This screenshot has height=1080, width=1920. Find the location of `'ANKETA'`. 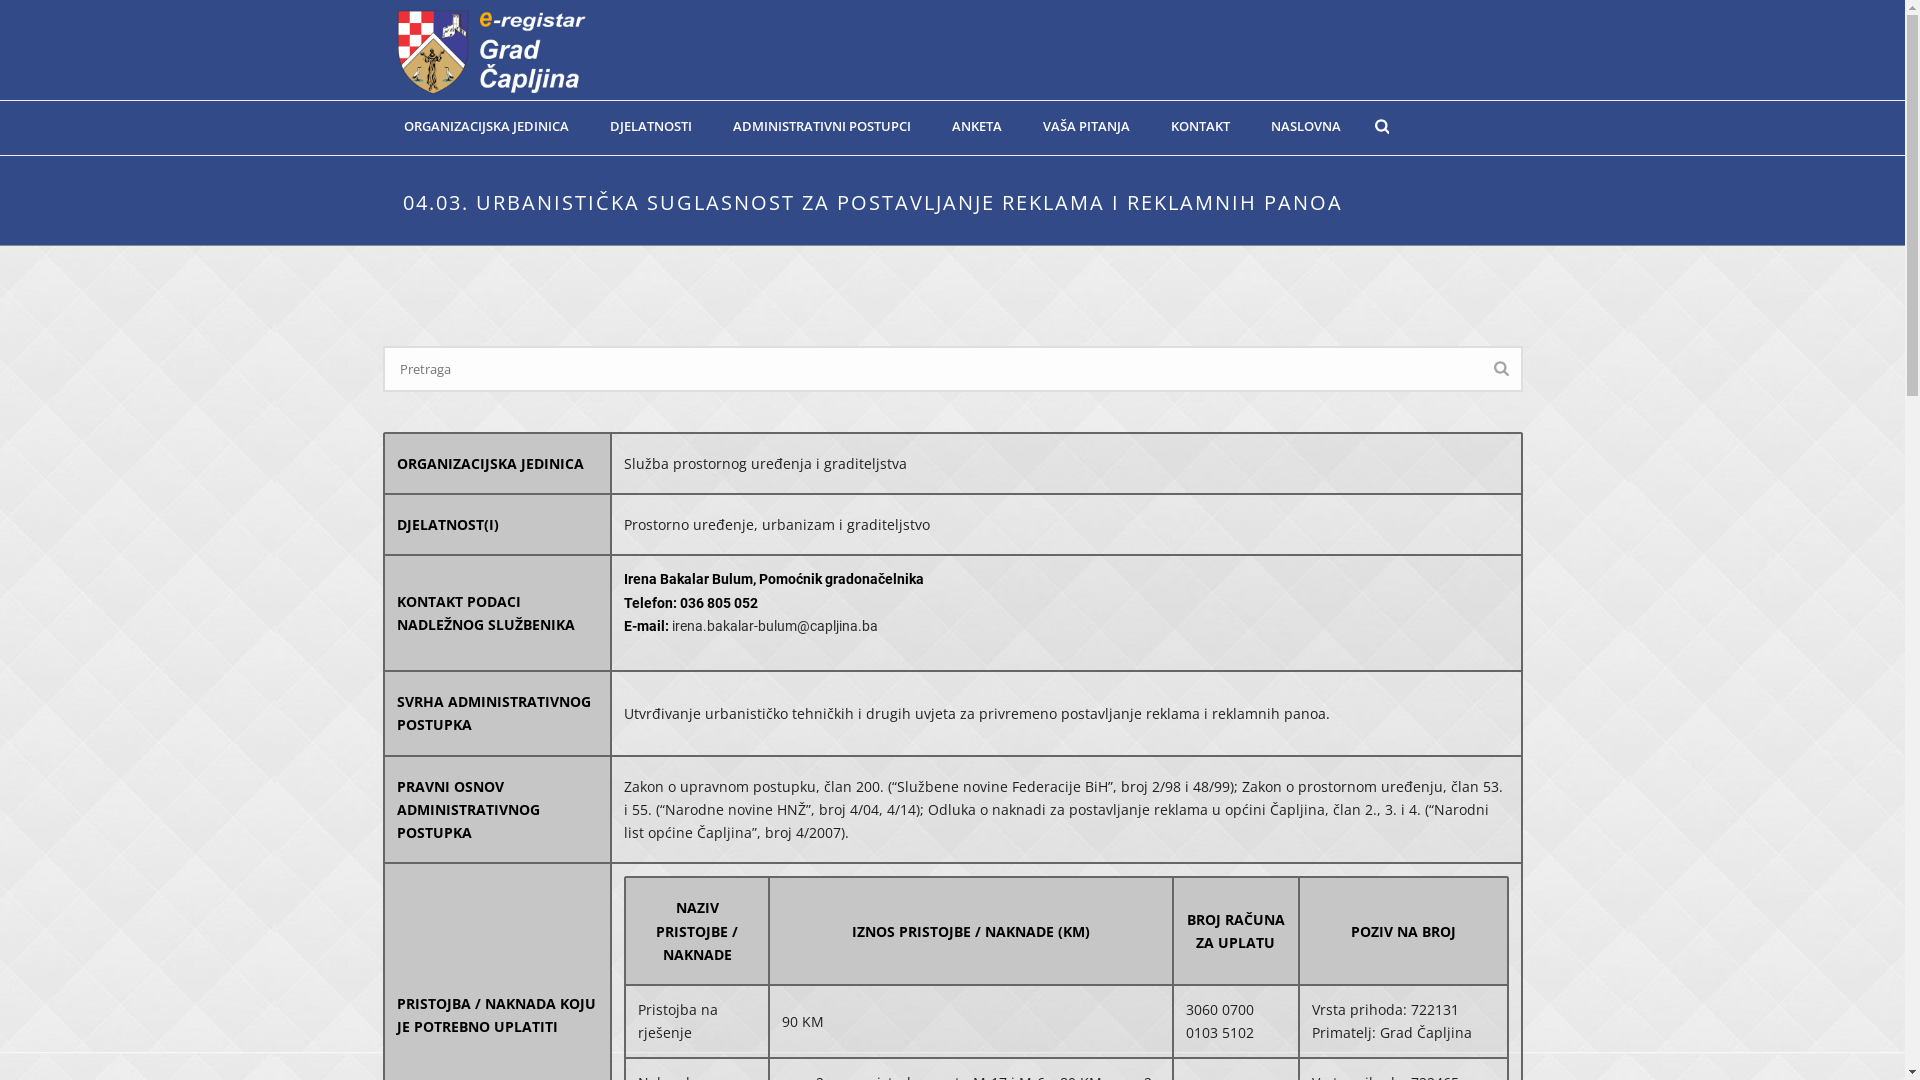

'ANKETA' is located at coordinates (977, 126).